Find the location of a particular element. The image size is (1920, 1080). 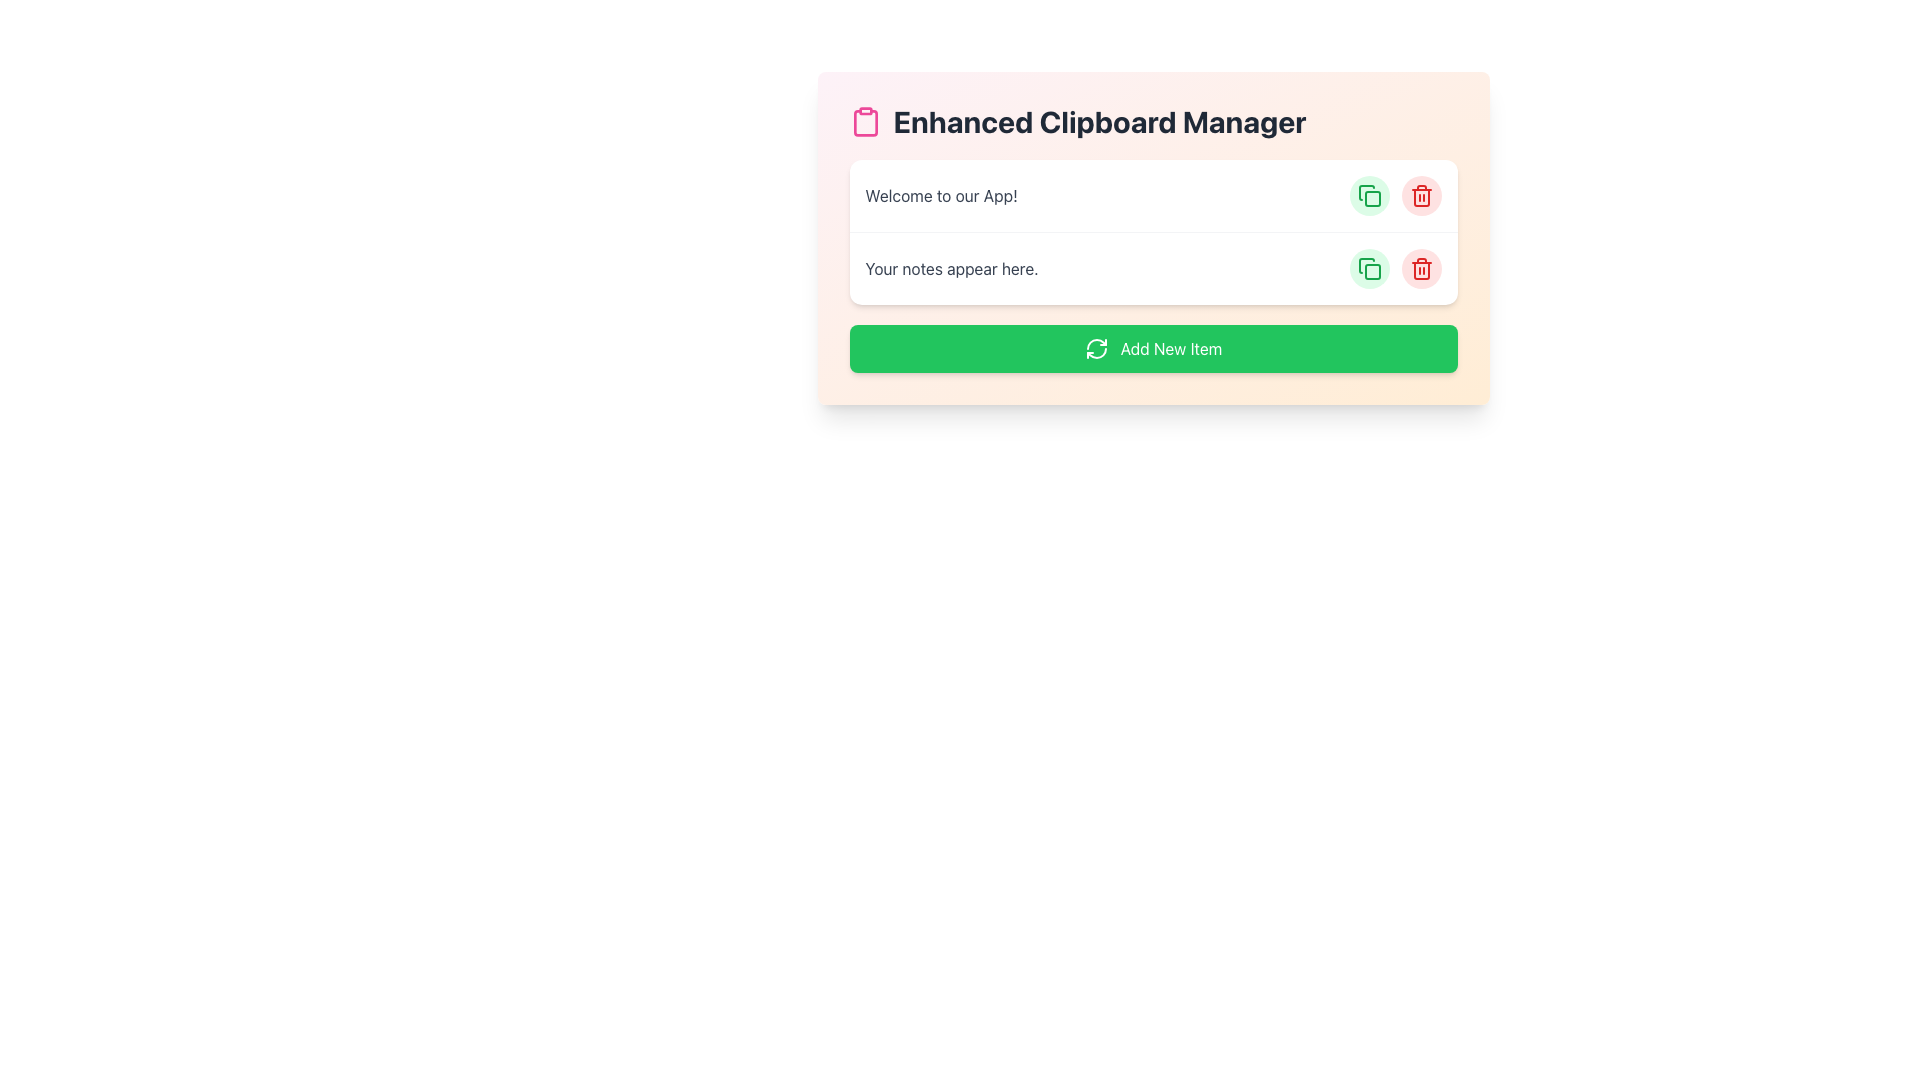

the static text label displaying 'Welcome to our App!' in gray text, located at the top-left portion of the card interface is located at coordinates (940, 196).